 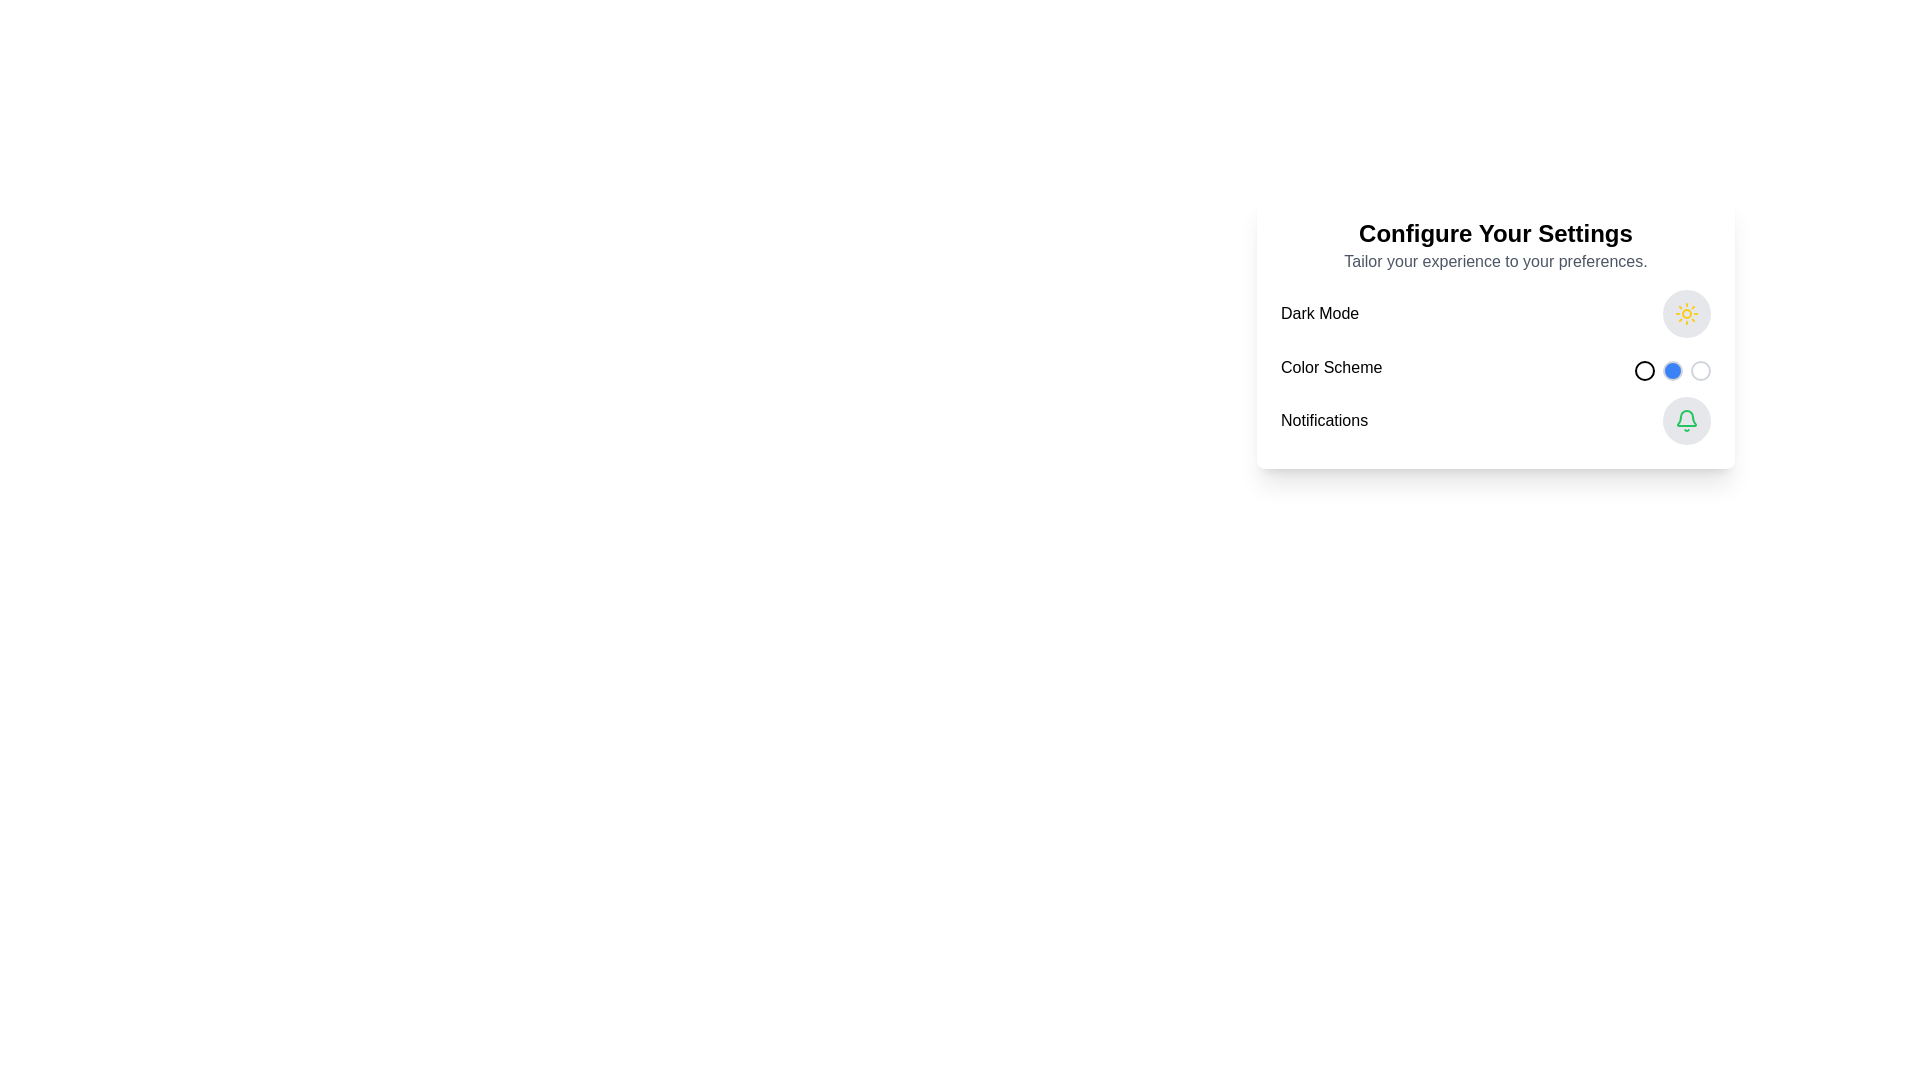 What do you see at coordinates (1496, 261) in the screenshot?
I see `the static text label providing guidance related to the heading 'Configure Your Settings', which is centered horizontally and positioned directly below it` at bounding box center [1496, 261].